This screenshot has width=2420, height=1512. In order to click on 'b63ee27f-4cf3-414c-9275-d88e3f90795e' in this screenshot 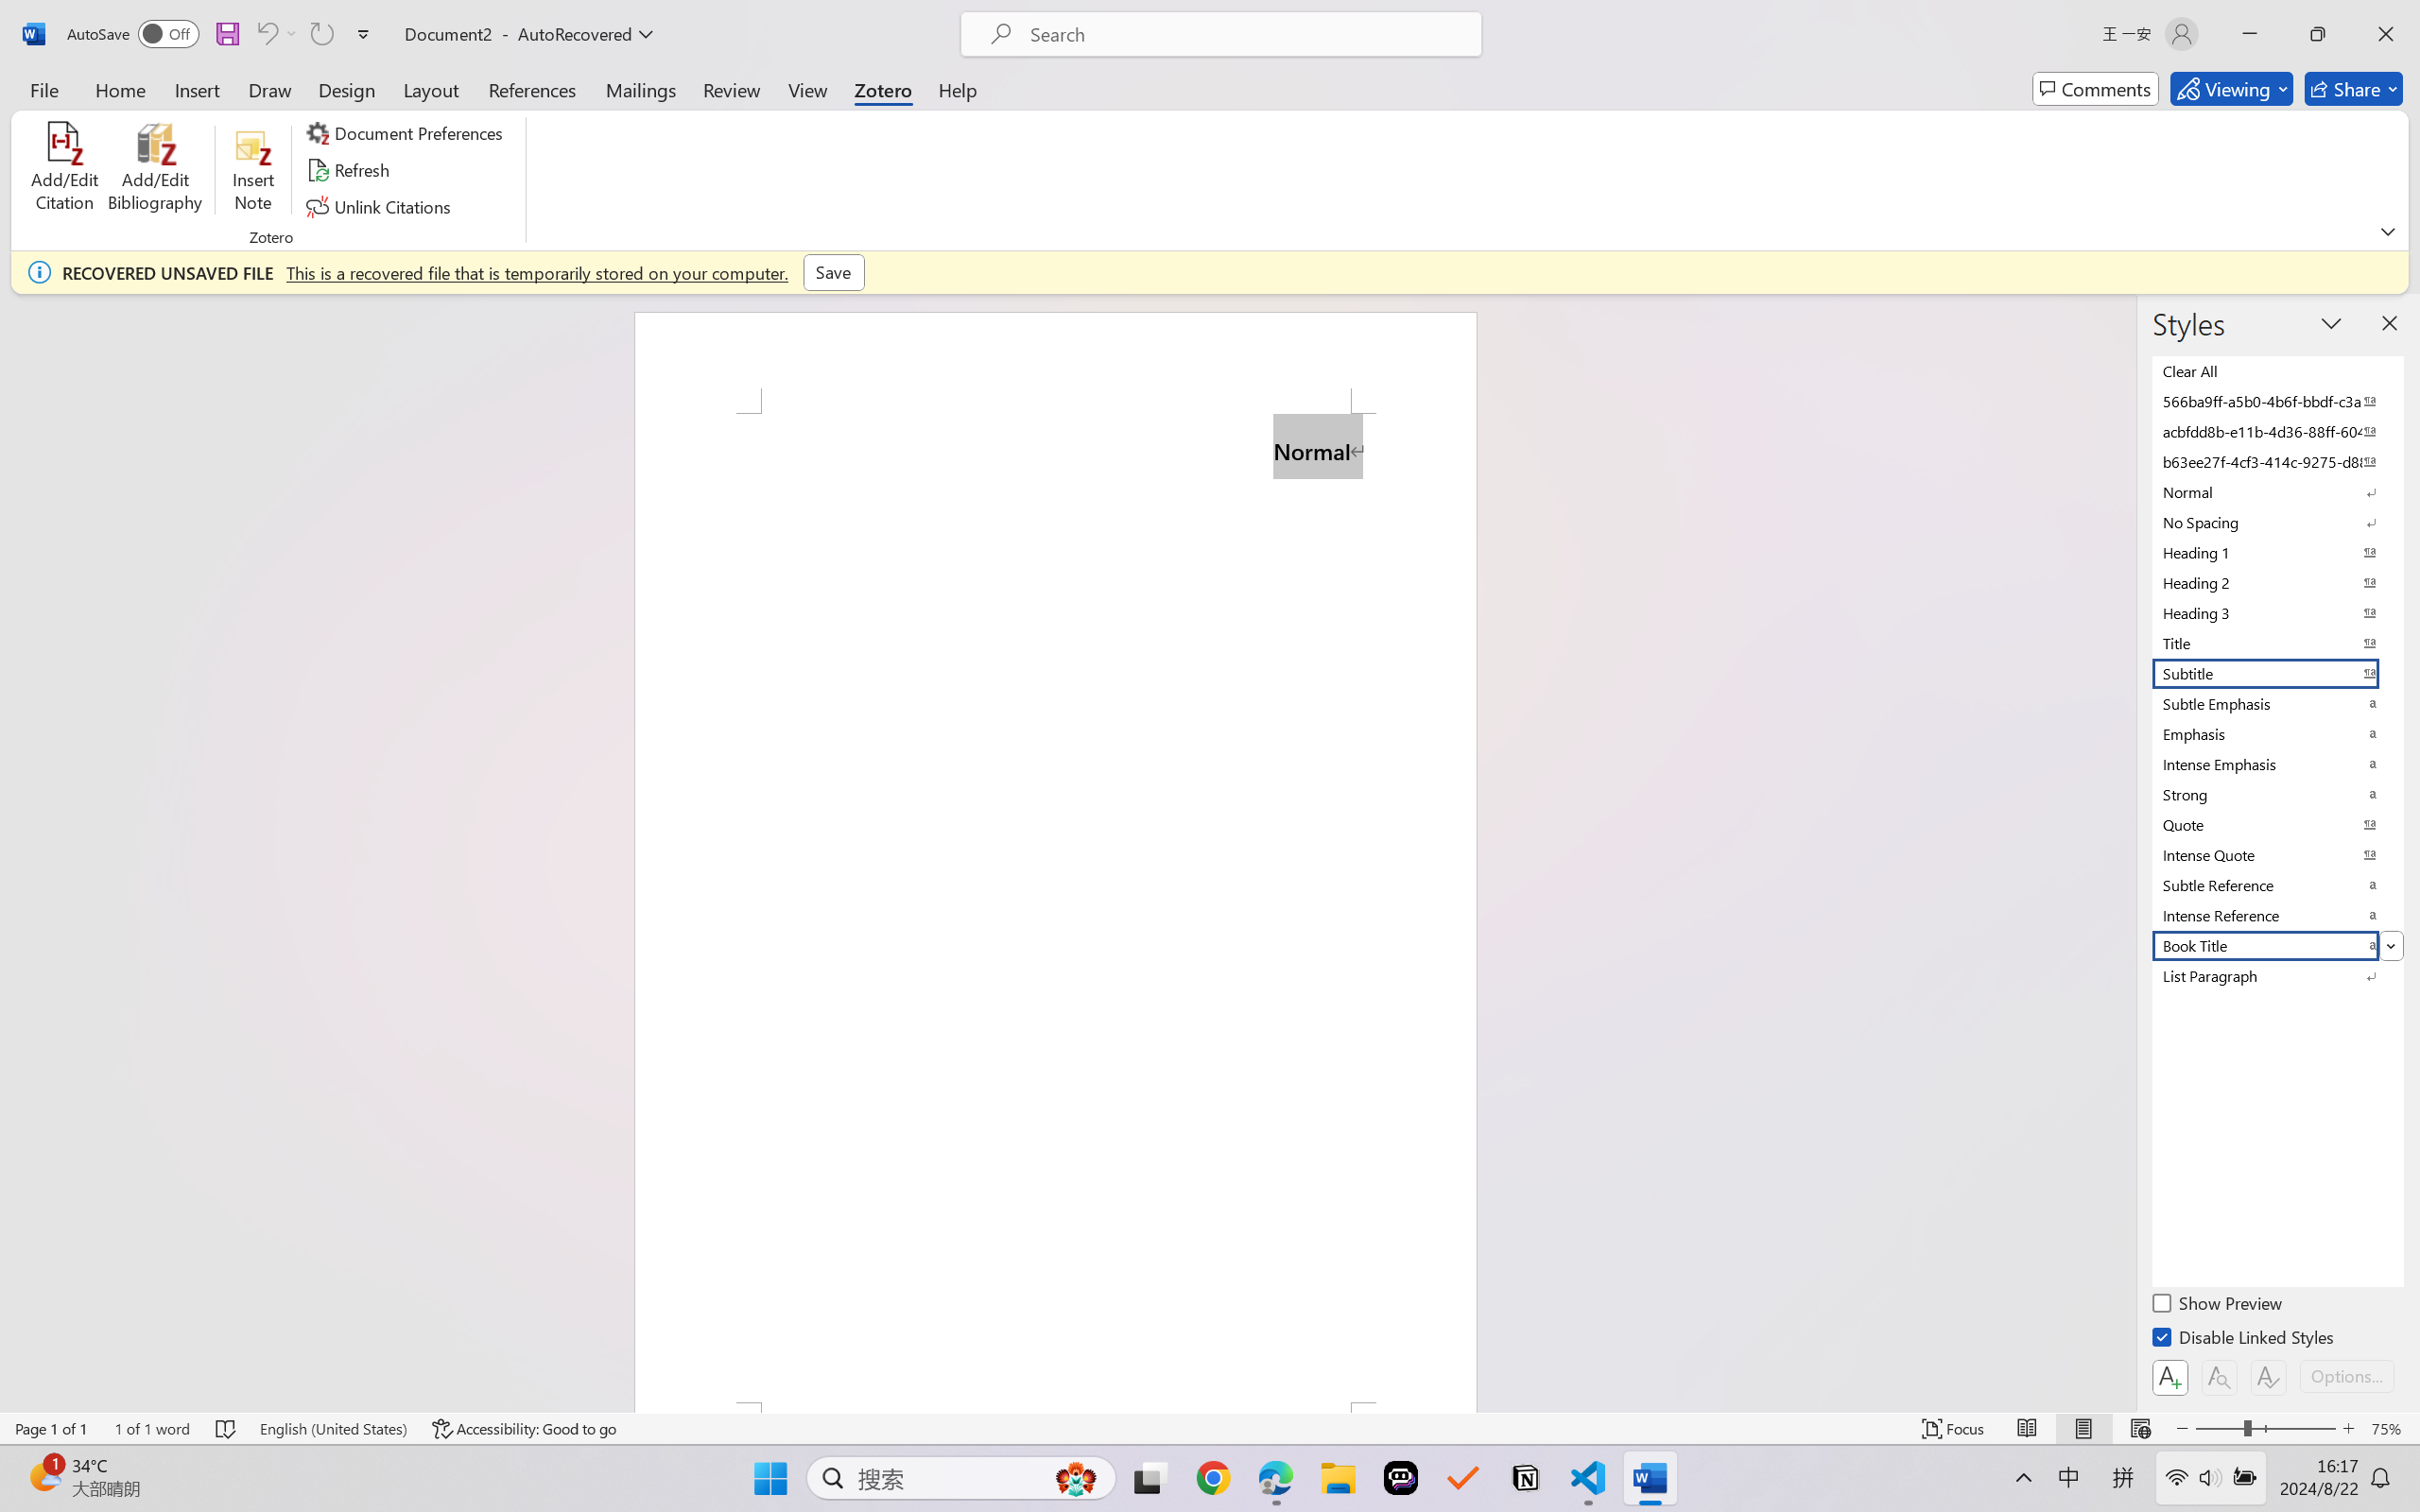, I will do `click(2275, 461)`.